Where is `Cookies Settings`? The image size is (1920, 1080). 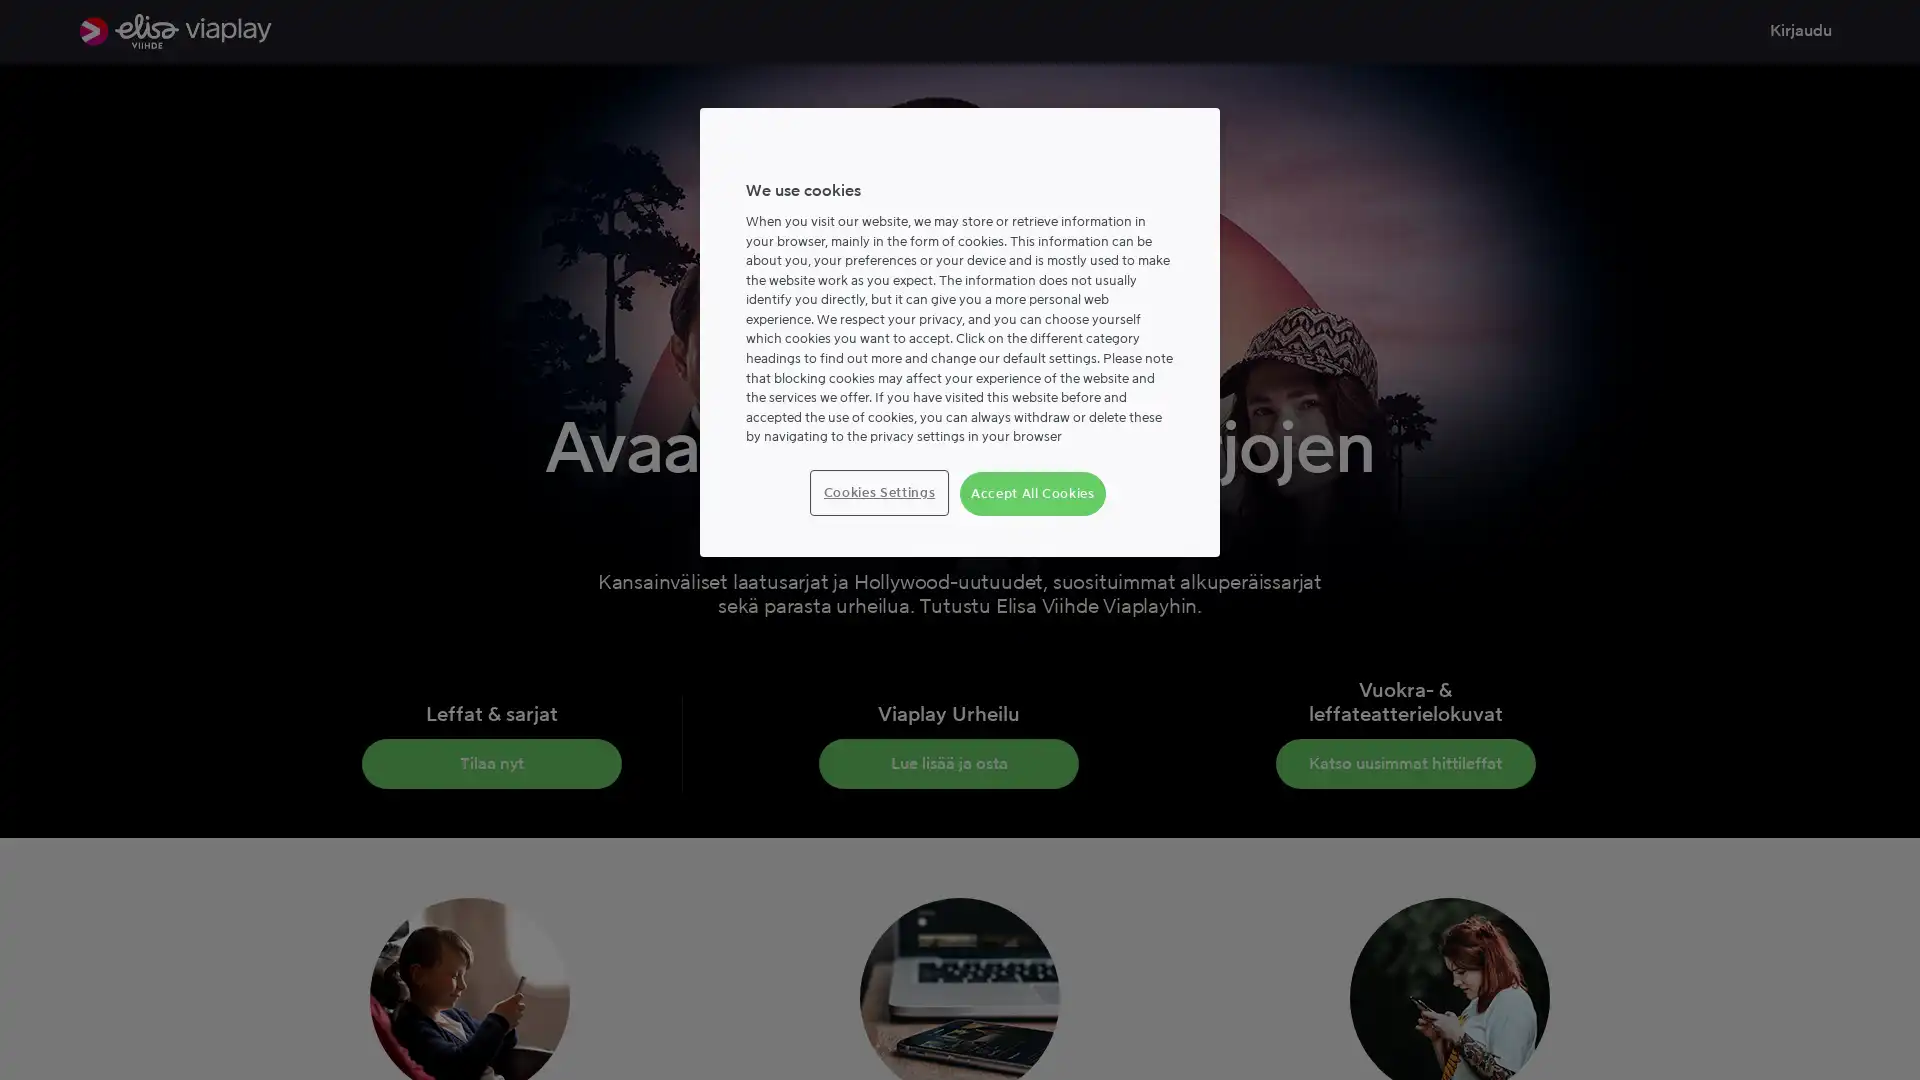
Cookies Settings is located at coordinates (879, 492).